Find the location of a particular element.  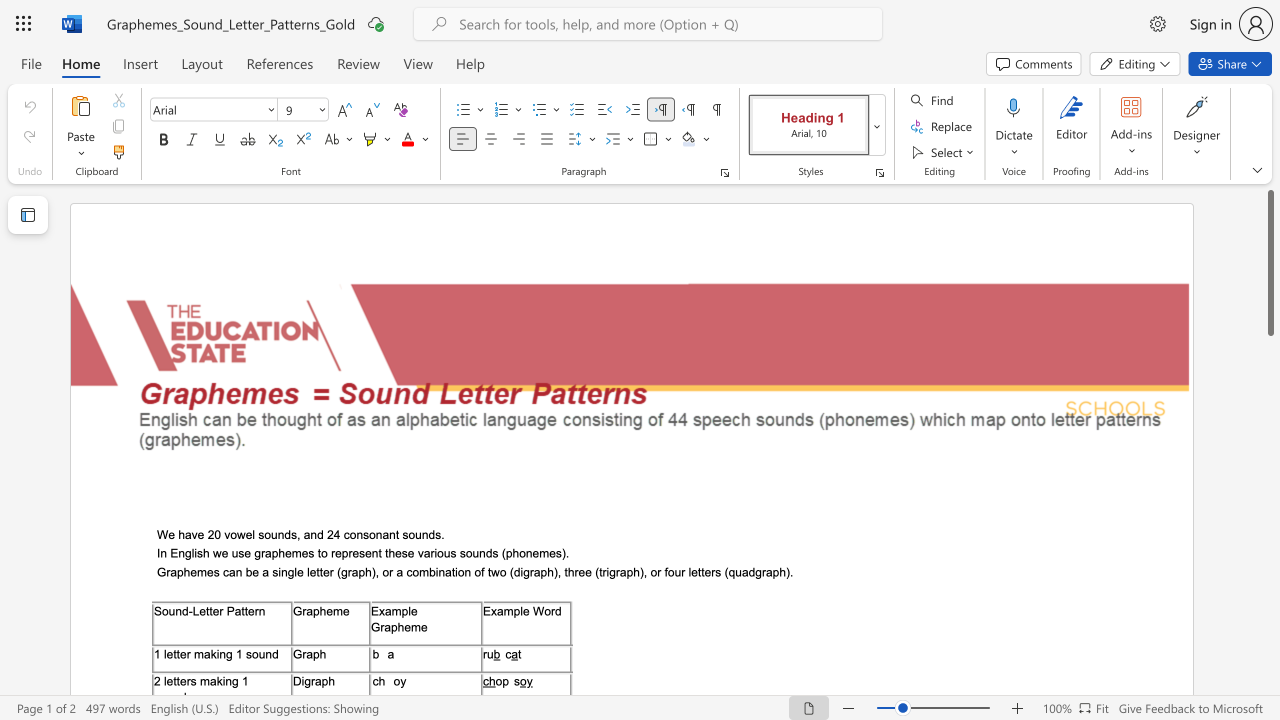

the scrollbar to move the content lower is located at coordinates (1269, 670).